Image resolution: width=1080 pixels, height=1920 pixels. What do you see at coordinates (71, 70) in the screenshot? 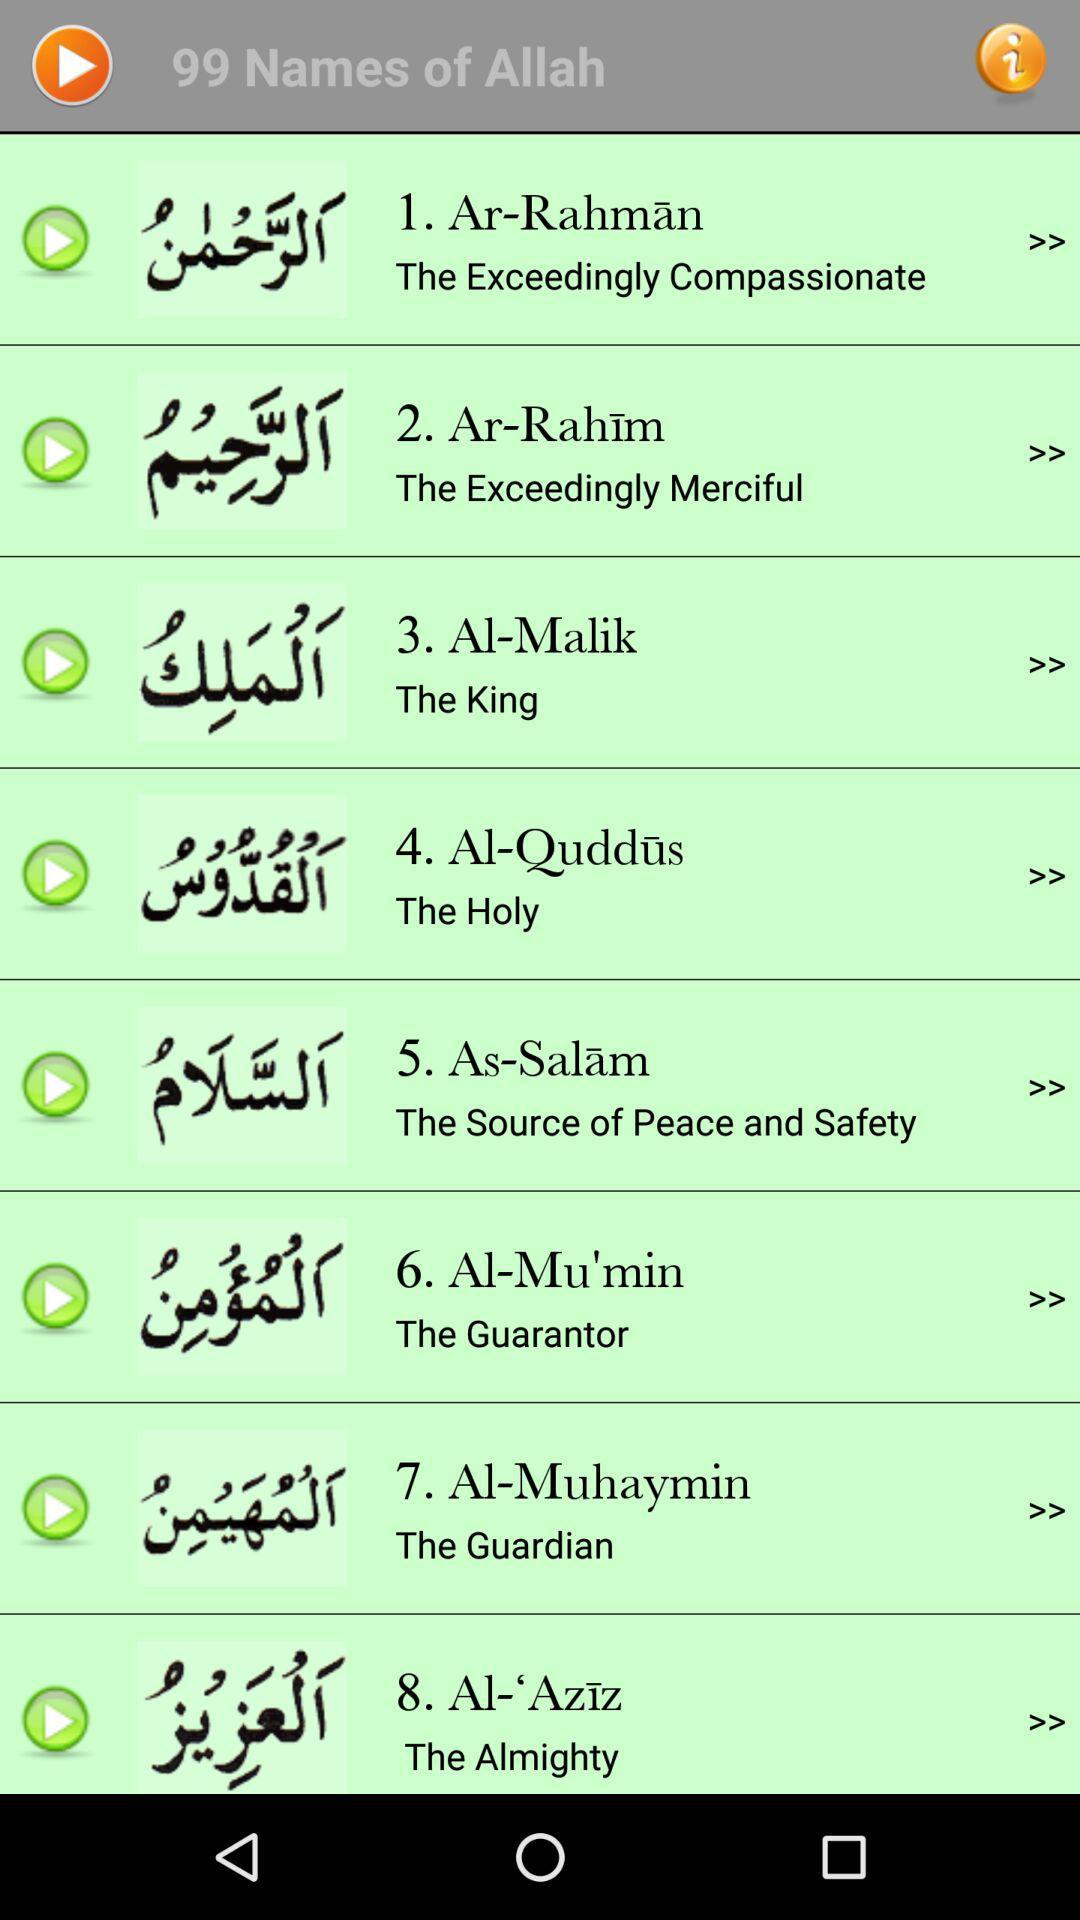
I see `the play icon` at bounding box center [71, 70].